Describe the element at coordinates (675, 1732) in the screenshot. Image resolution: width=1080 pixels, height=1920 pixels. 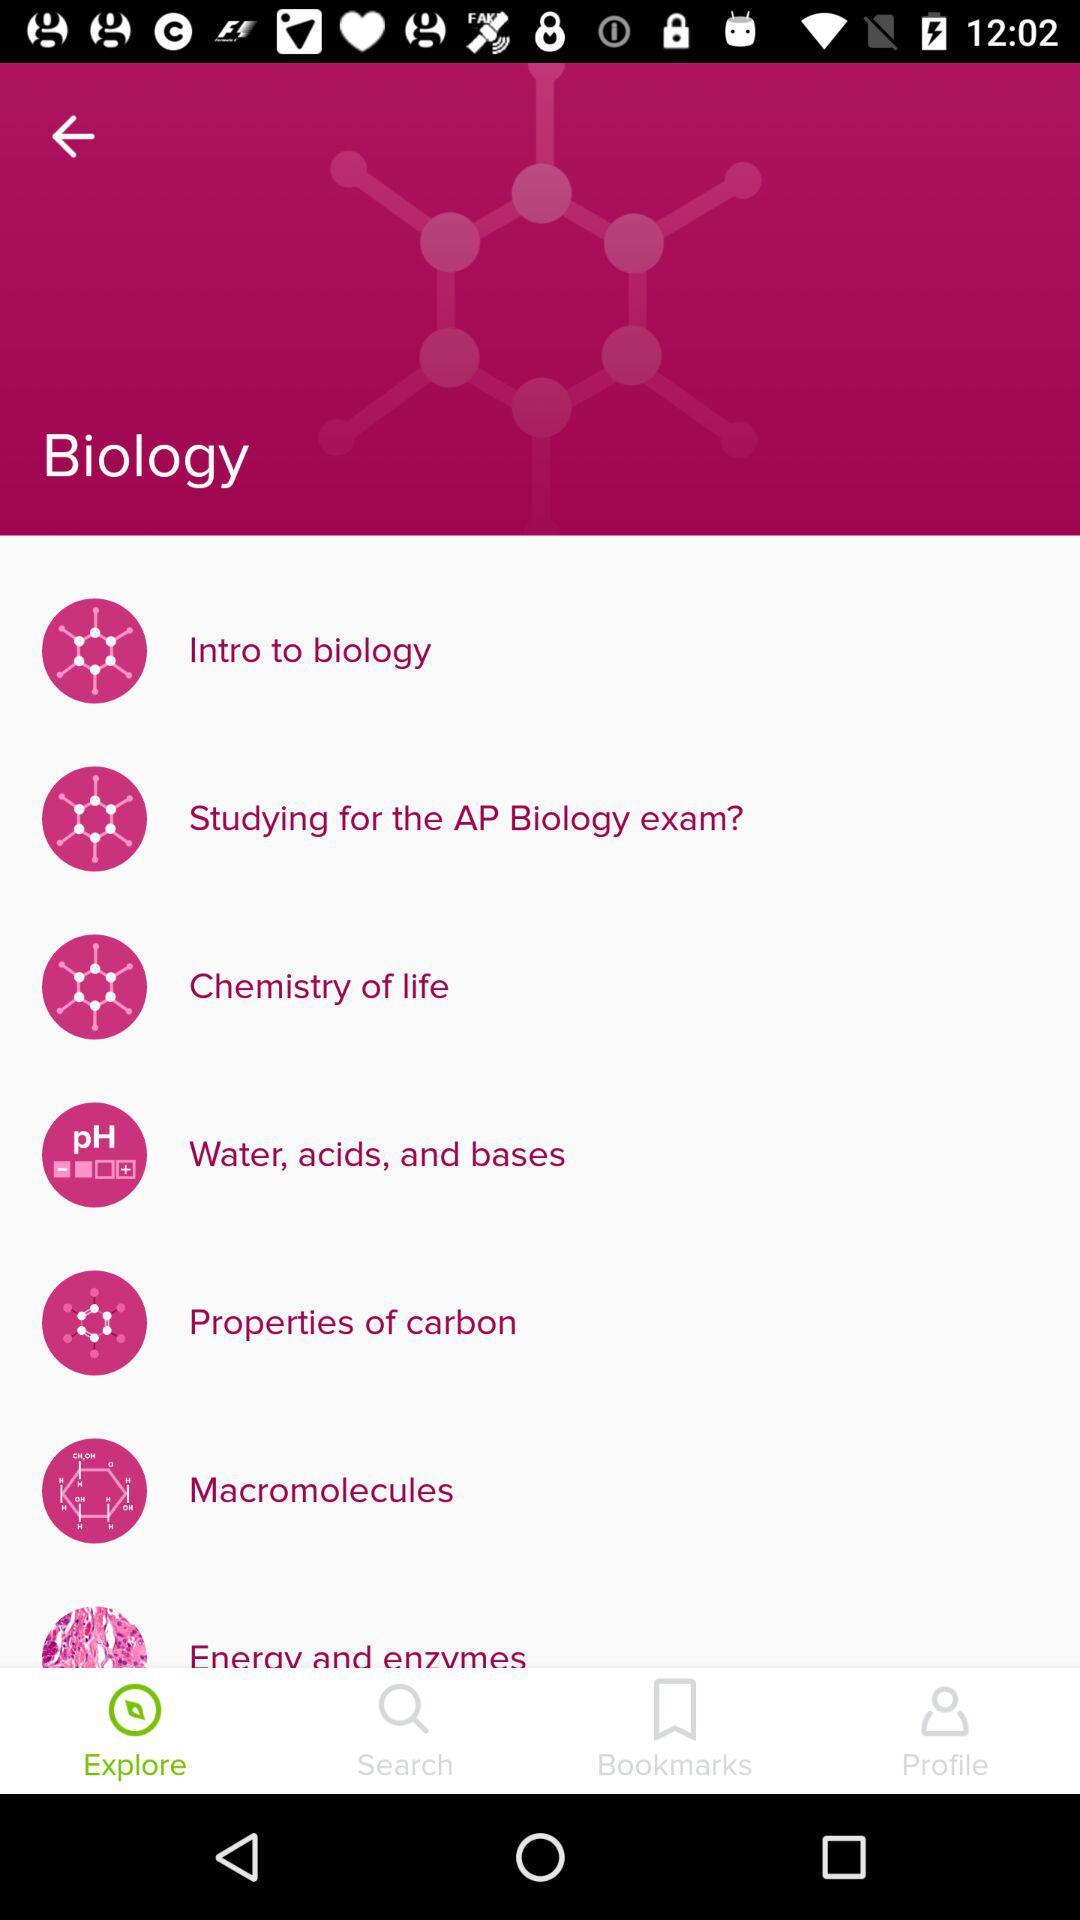
I see `item to the left of the profile icon` at that location.